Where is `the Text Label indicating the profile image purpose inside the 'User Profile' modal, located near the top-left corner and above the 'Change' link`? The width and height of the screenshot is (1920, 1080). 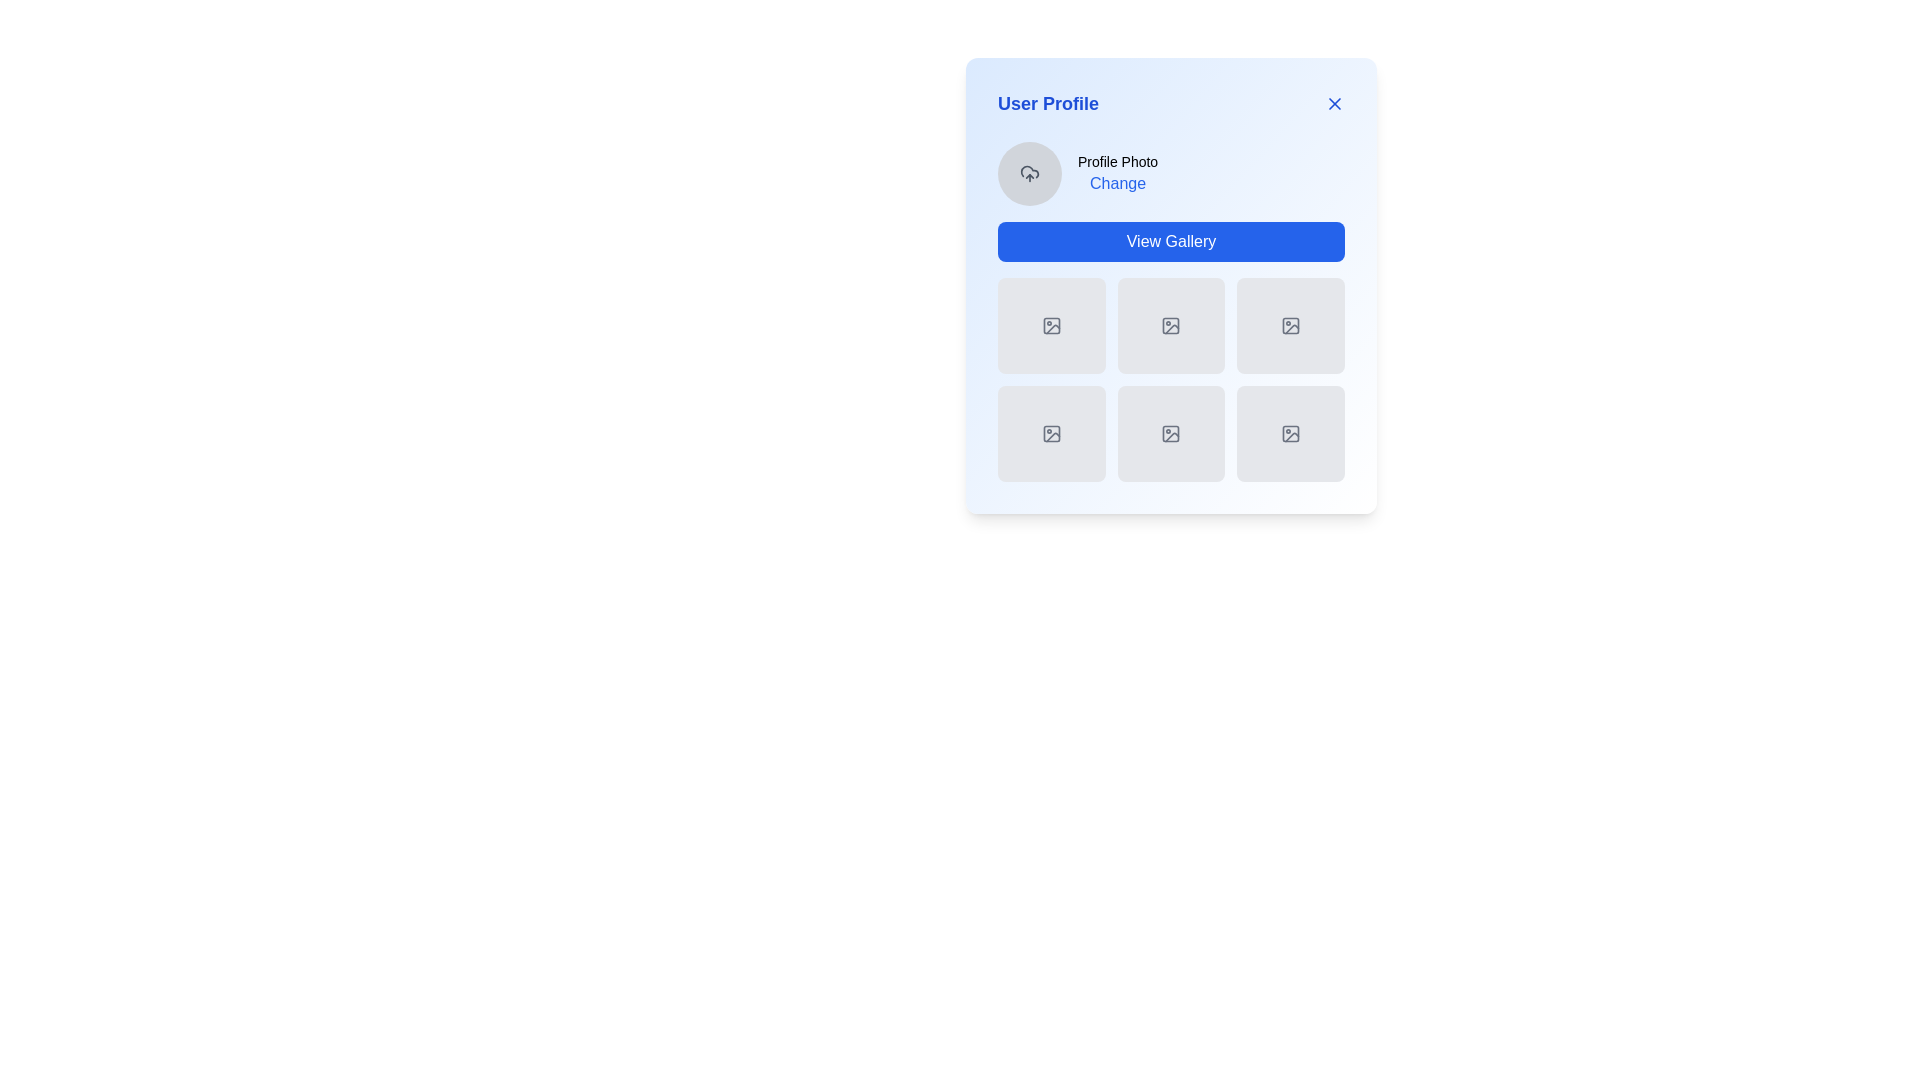
the Text Label indicating the profile image purpose inside the 'User Profile' modal, located near the top-left corner and above the 'Change' link is located at coordinates (1117, 161).